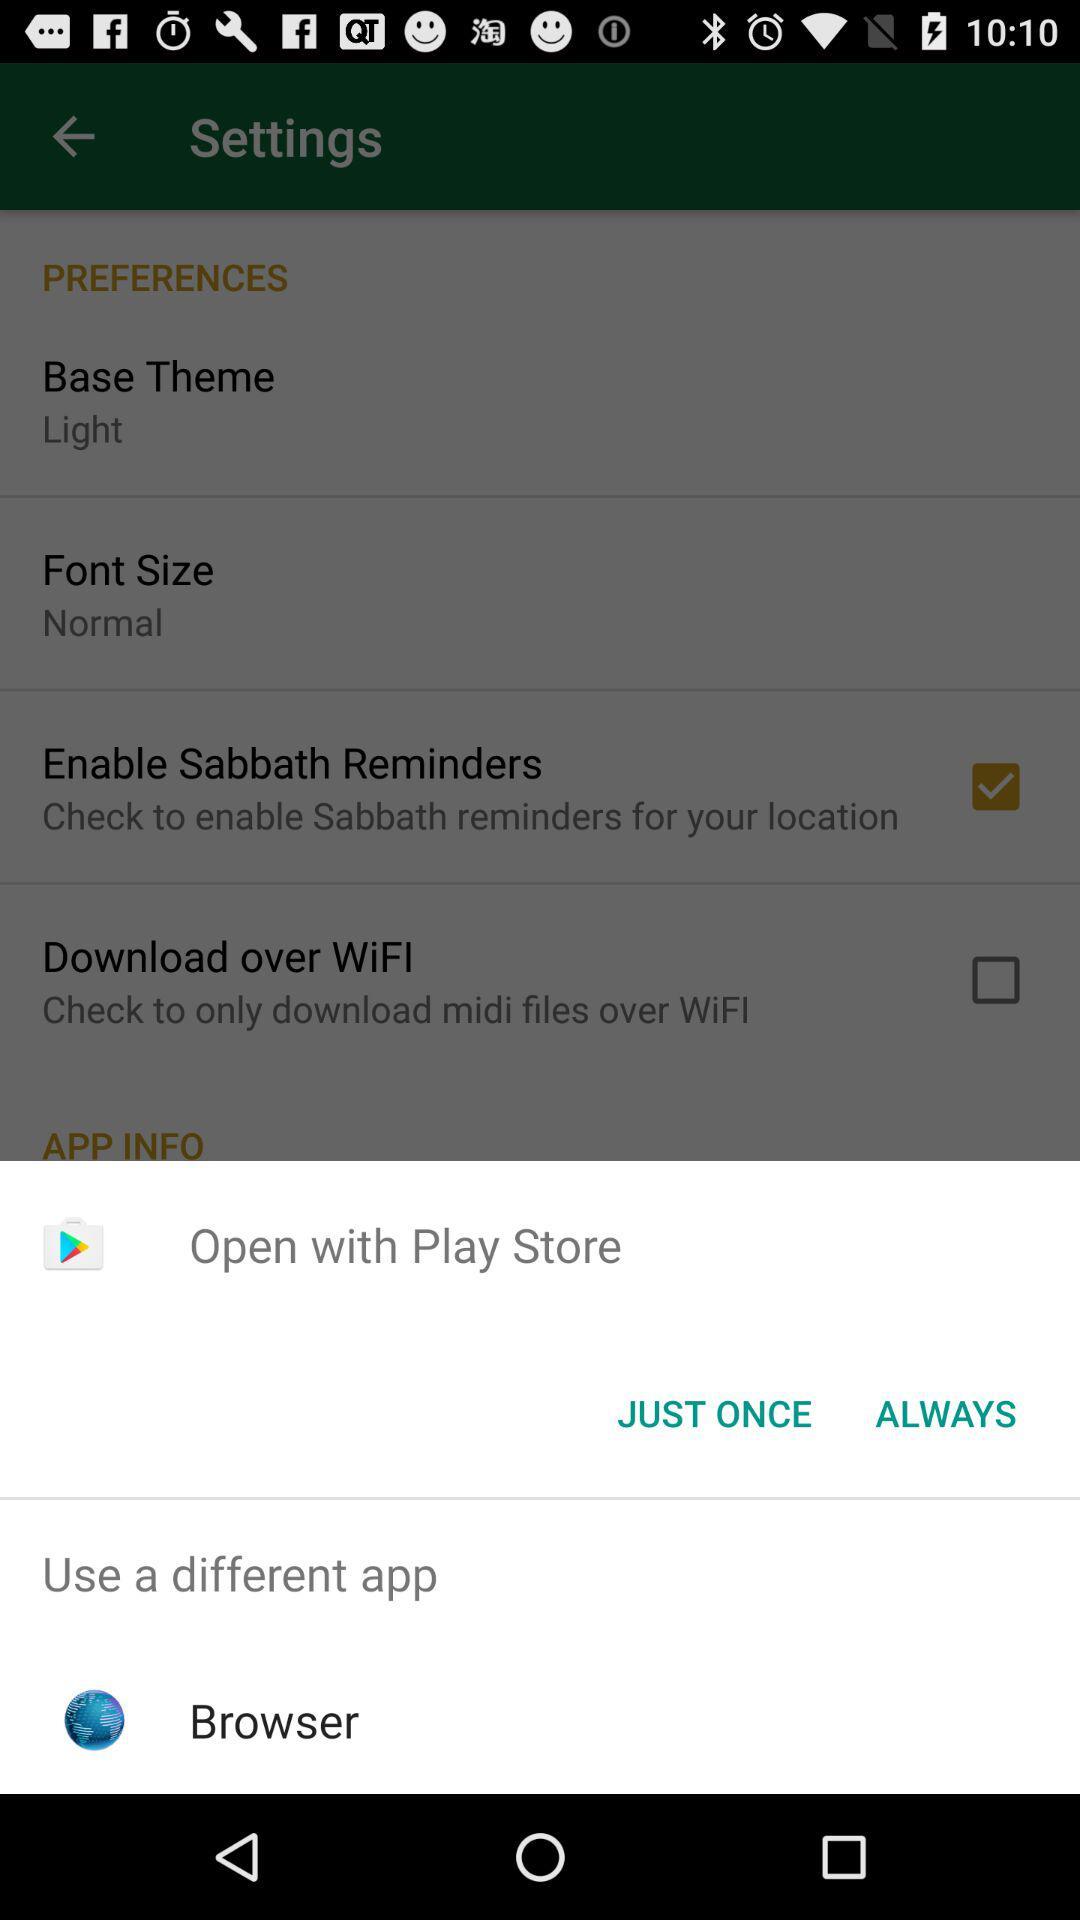 This screenshot has width=1080, height=1920. What do you see at coordinates (945, 1411) in the screenshot?
I see `app below open with play app` at bounding box center [945, 1411].